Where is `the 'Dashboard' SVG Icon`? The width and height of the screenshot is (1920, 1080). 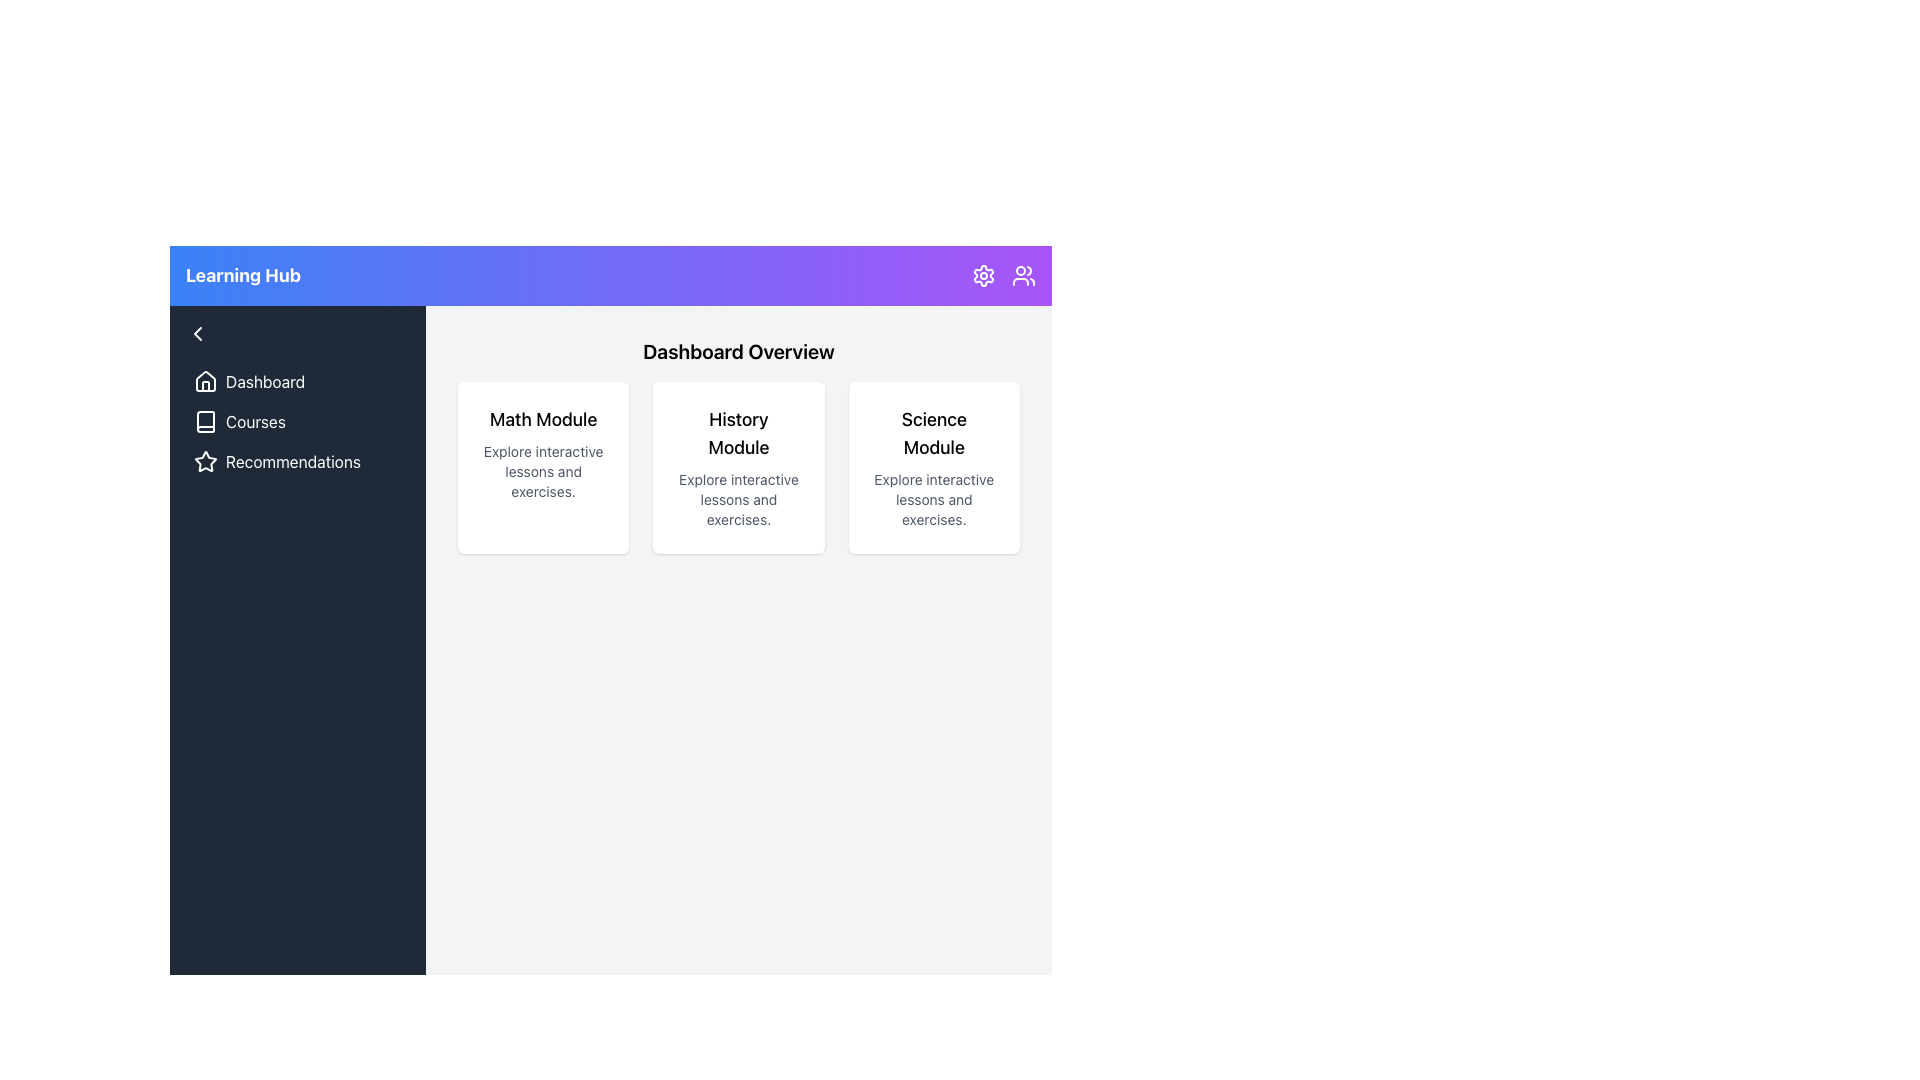 the 'Dashboard' SVG Icon is located at coordinates (206, 381).